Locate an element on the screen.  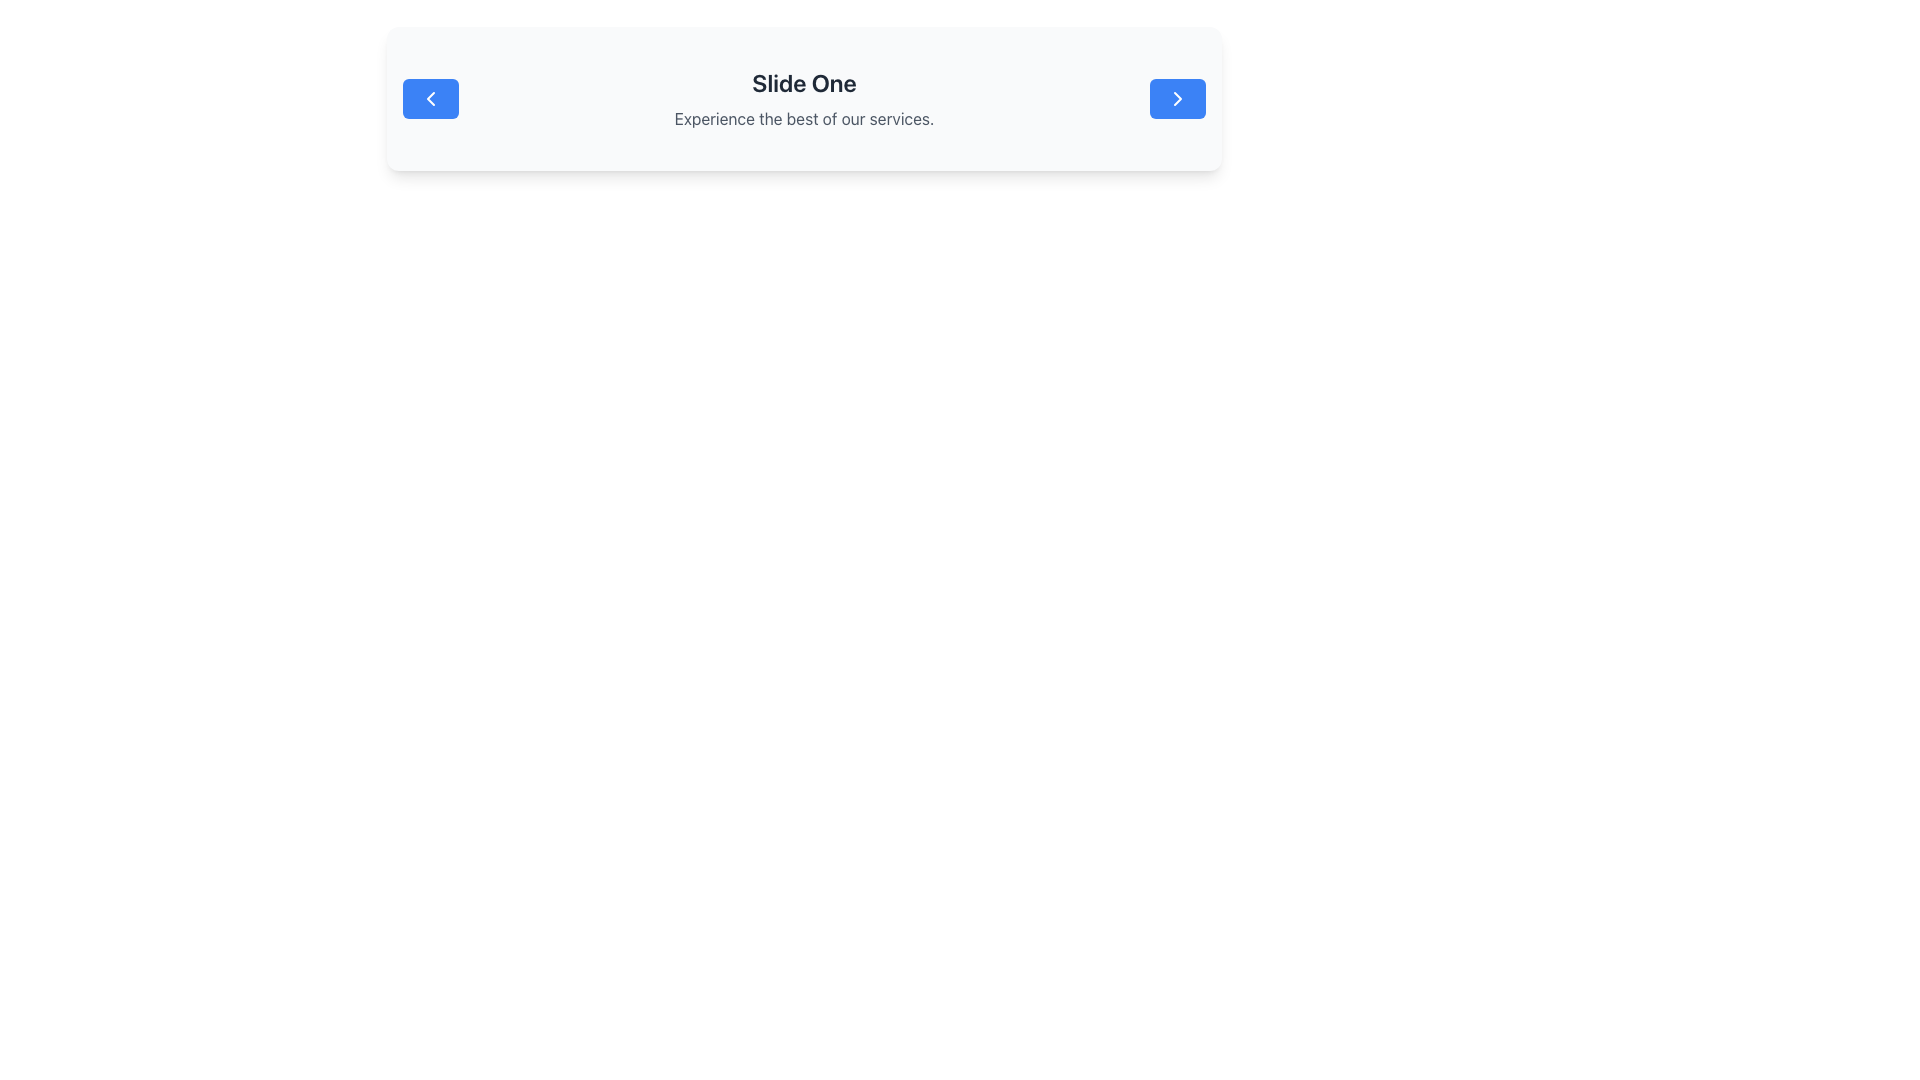
the chevron arrow icon located inside the button on the far right of the horizontal layout is located at coordinates (1177, 99).